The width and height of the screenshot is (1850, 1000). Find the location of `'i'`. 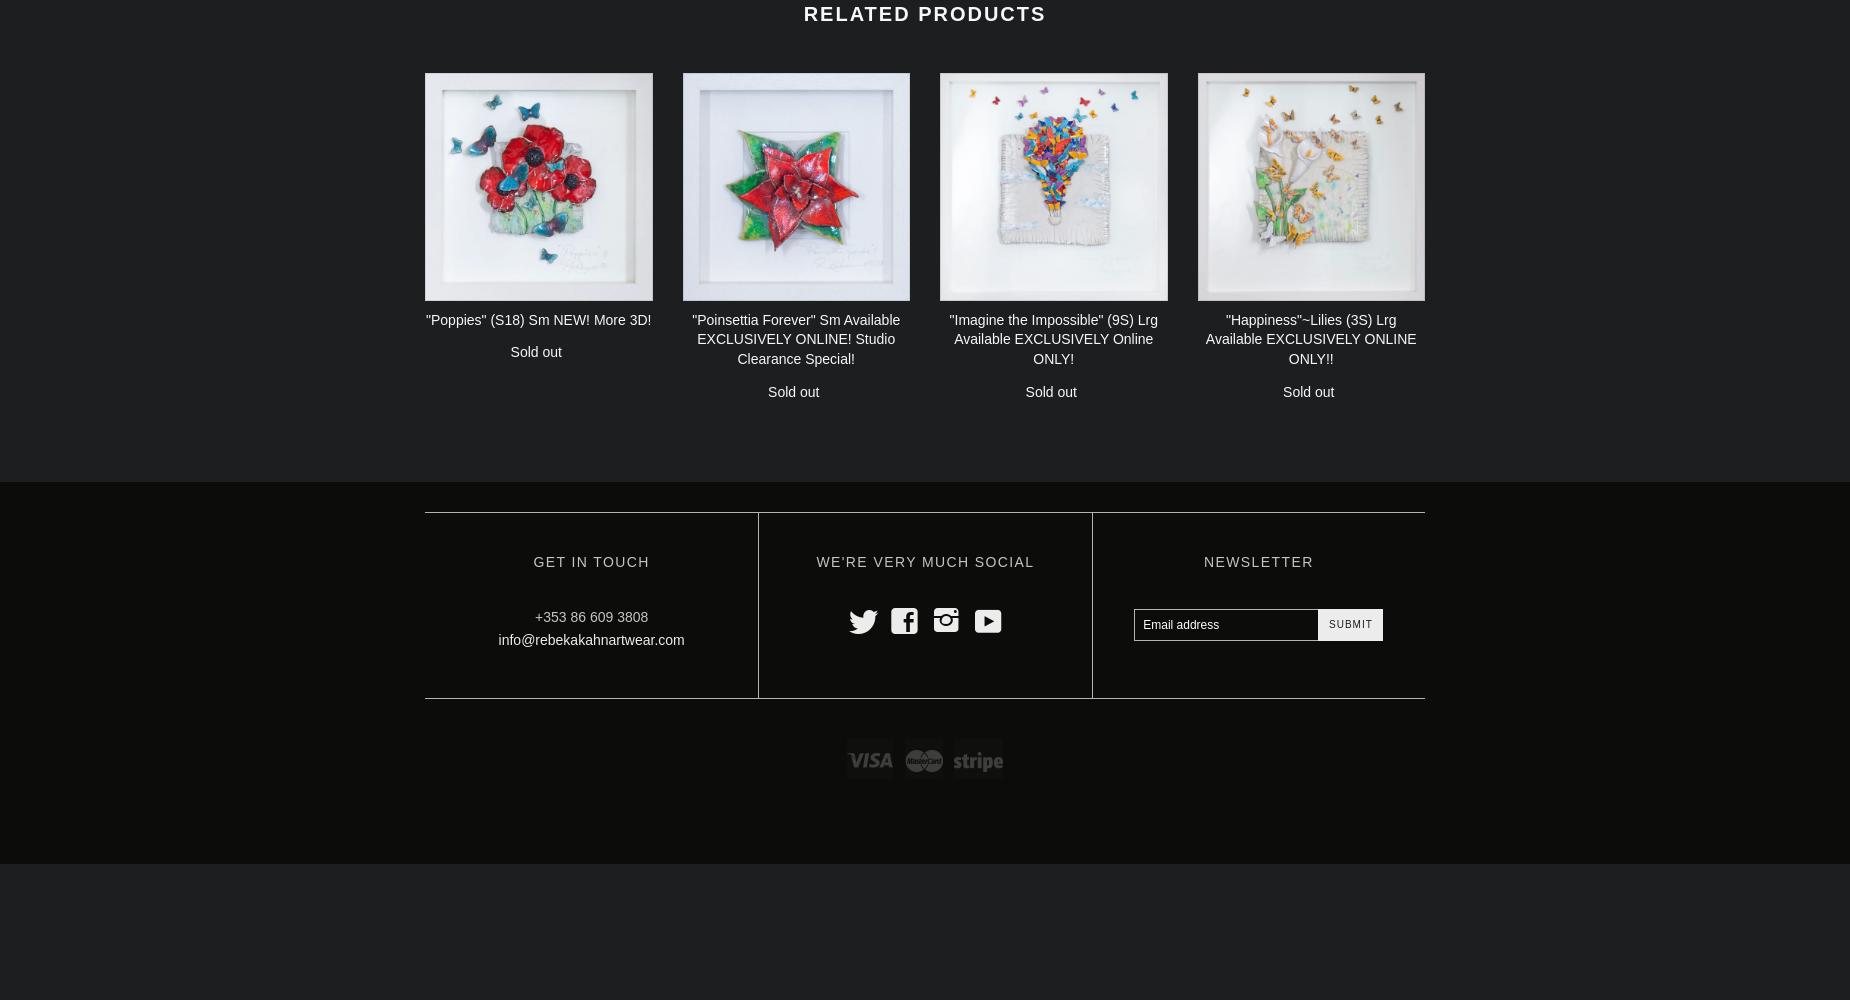

'i' is located at coordinates (945, 617).